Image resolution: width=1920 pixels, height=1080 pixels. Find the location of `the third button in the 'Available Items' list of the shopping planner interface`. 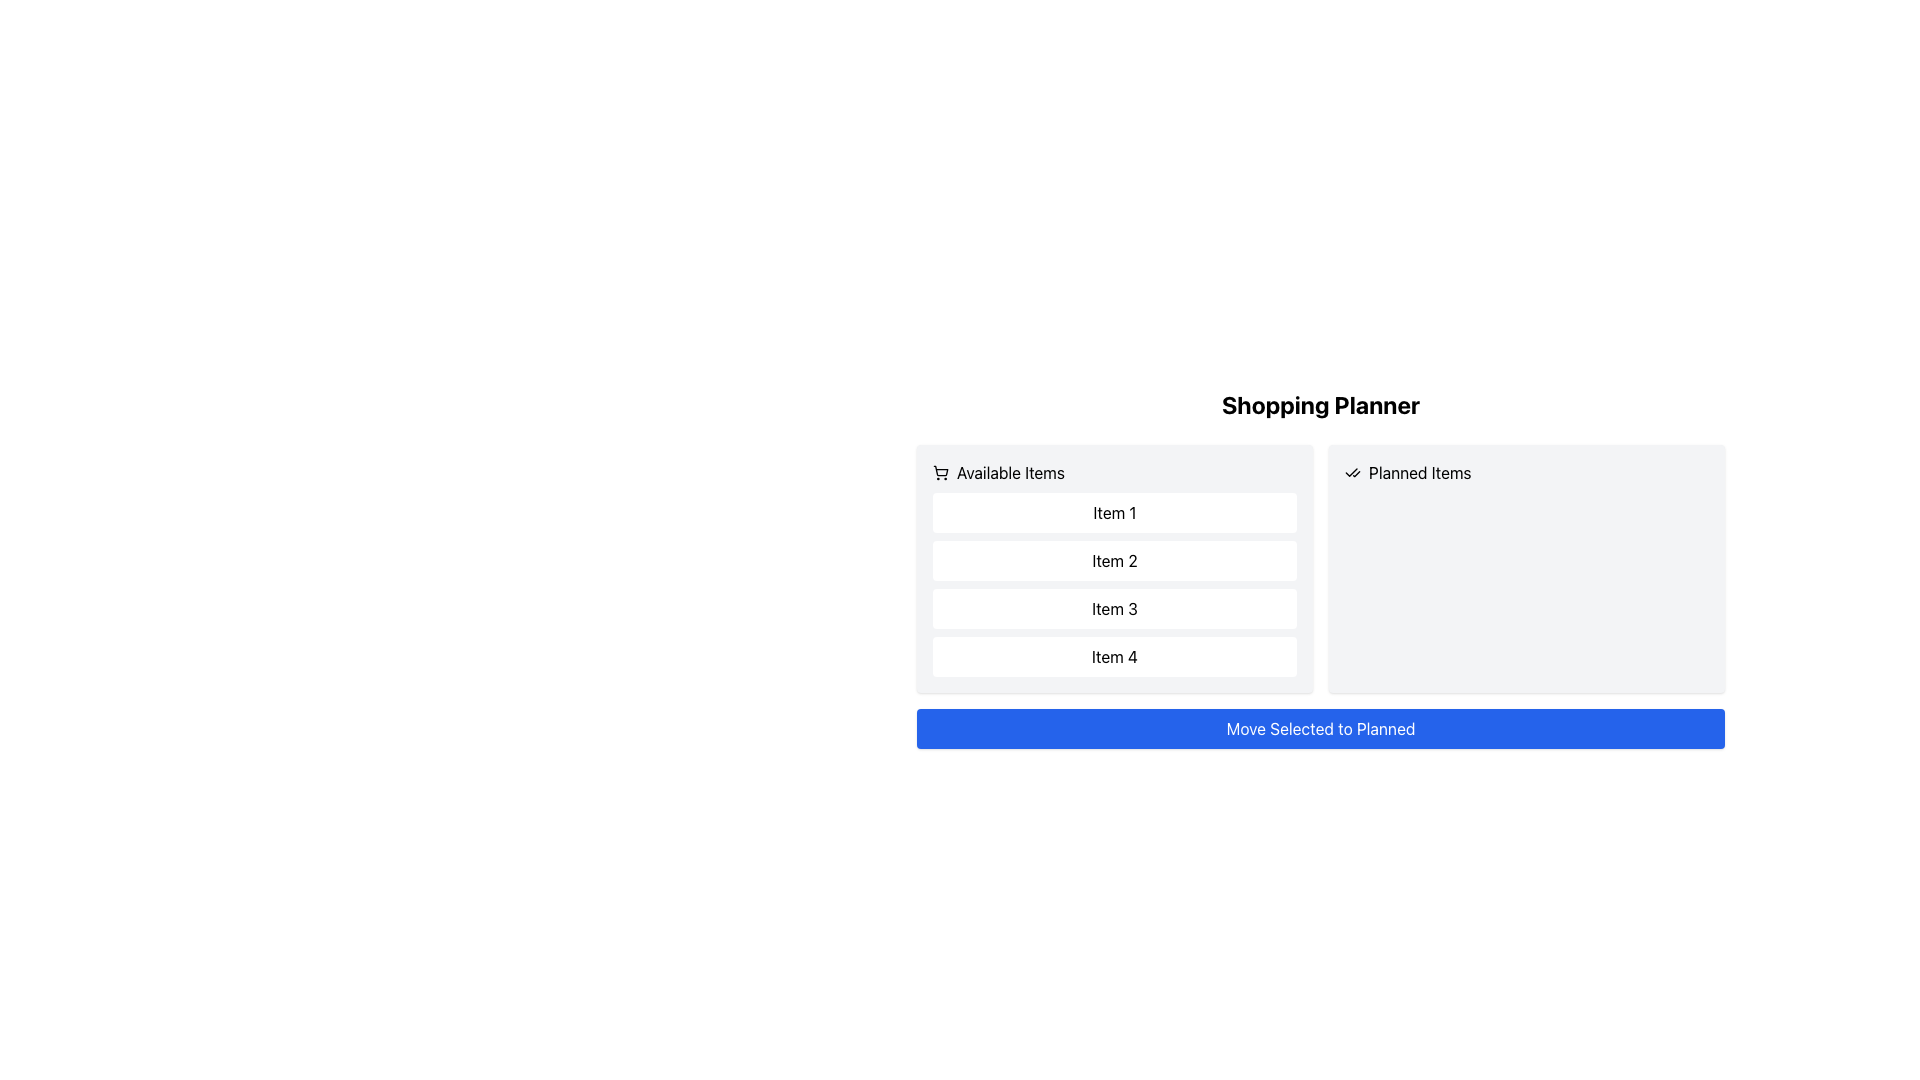

the third button in the 'Available Items' list of the shopping planner interface is located at coordinates (1113, 608).